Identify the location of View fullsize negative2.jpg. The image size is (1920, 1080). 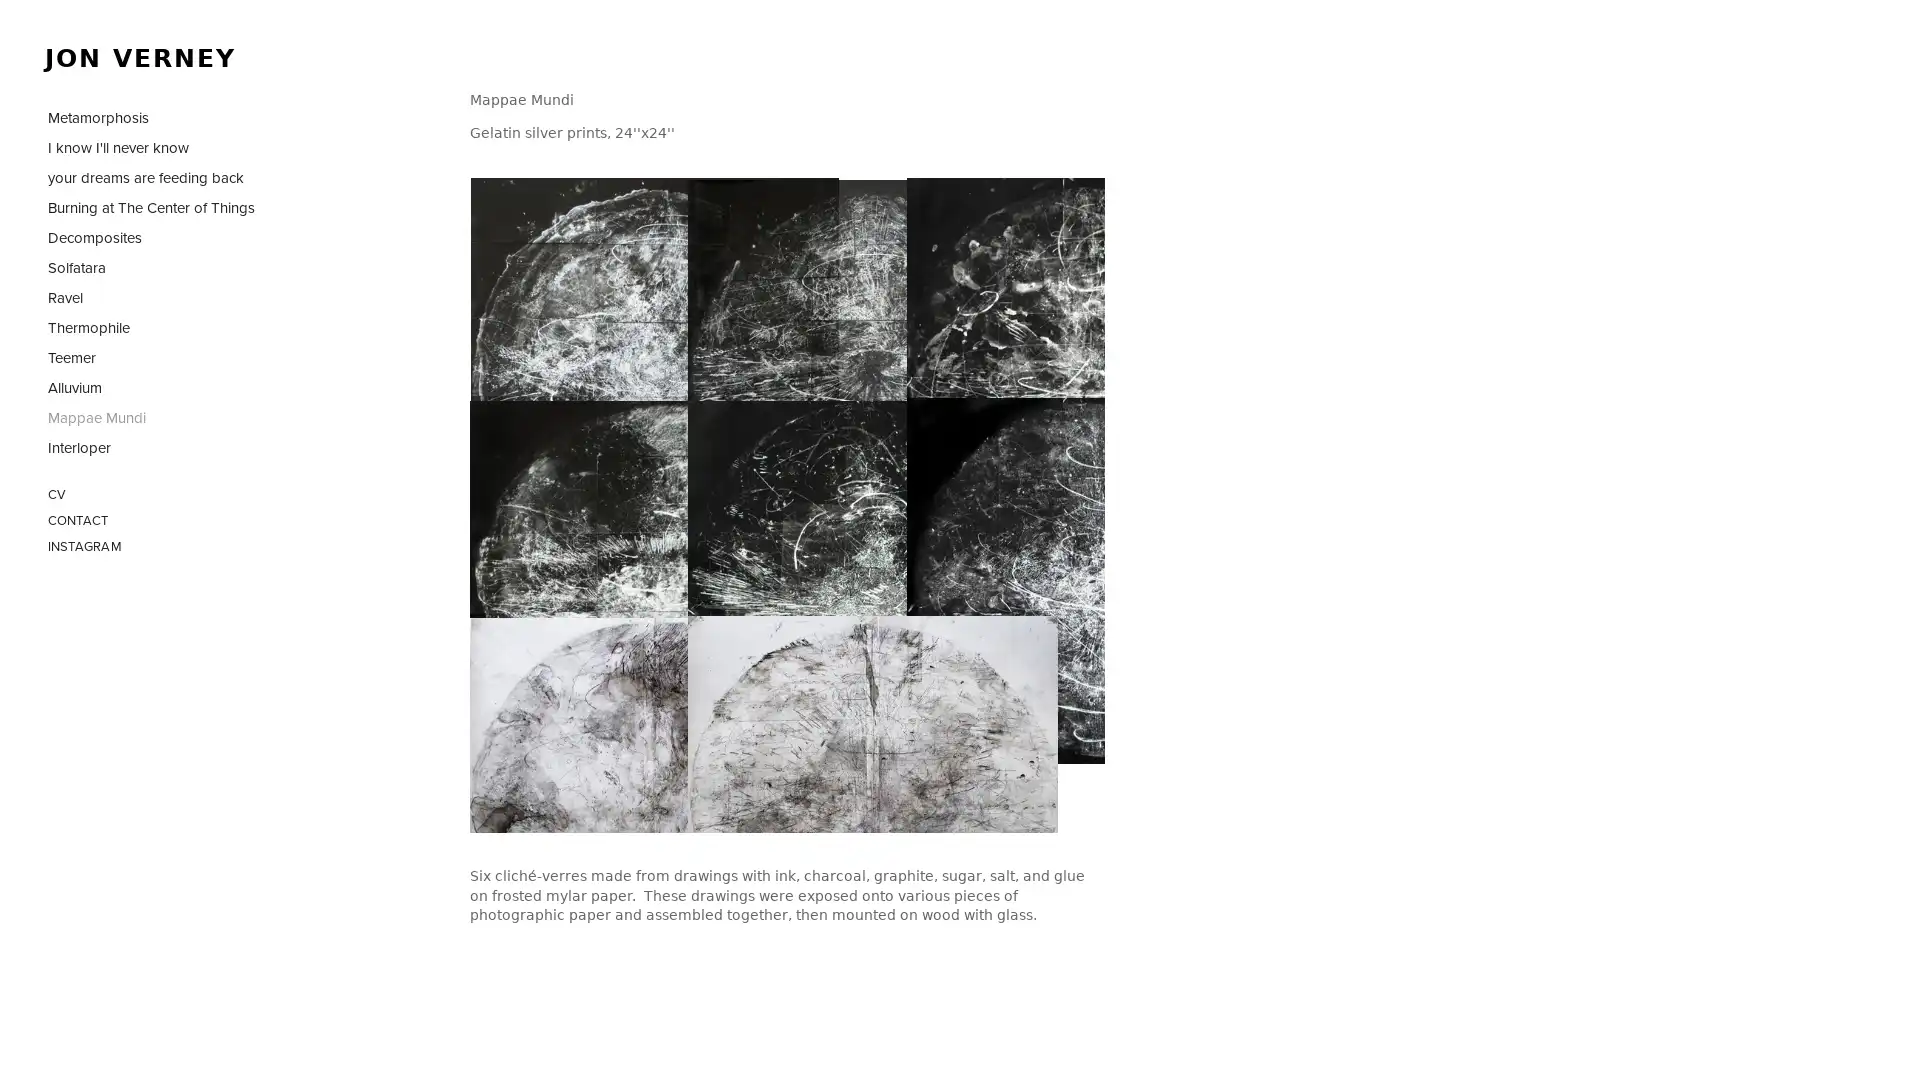
(786, 712).